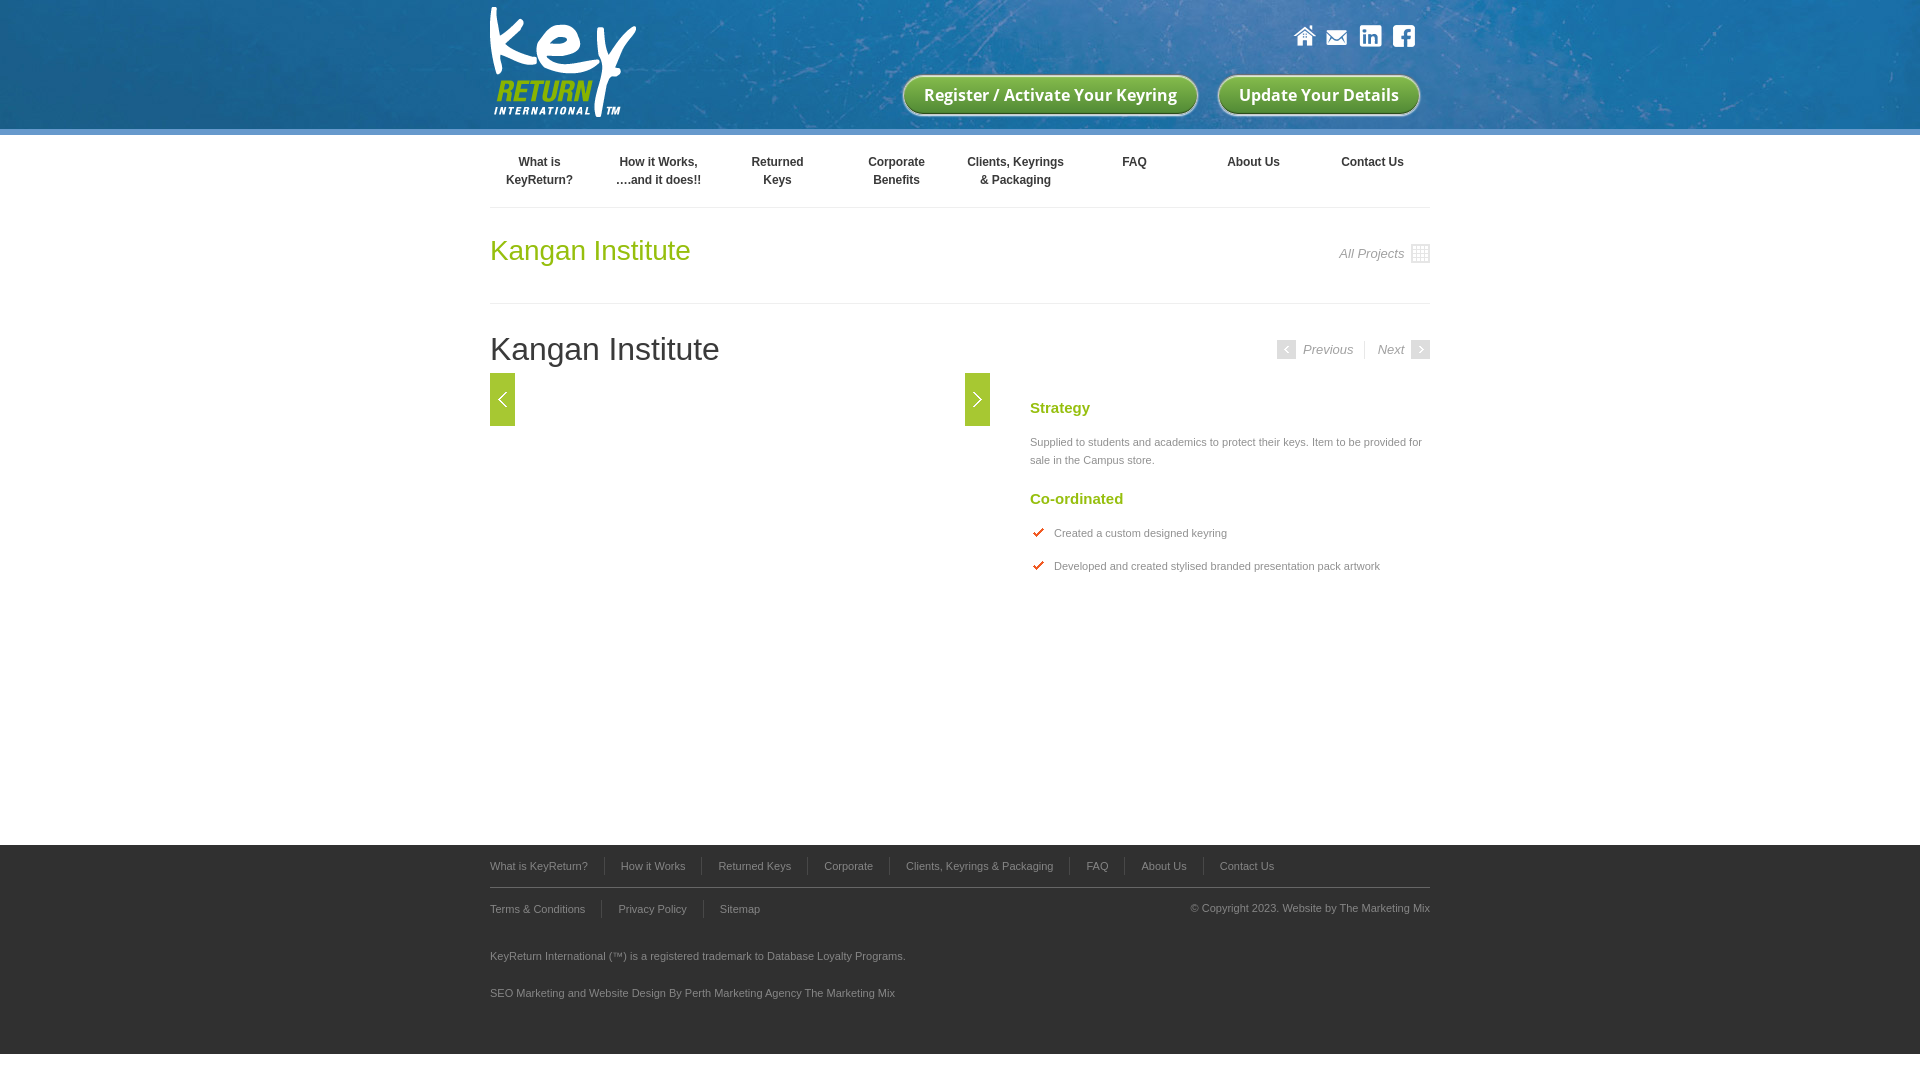 This screenshot has width=1920, height=1080. I want to click on 'What is KeyReturn?', so click(547, 865).